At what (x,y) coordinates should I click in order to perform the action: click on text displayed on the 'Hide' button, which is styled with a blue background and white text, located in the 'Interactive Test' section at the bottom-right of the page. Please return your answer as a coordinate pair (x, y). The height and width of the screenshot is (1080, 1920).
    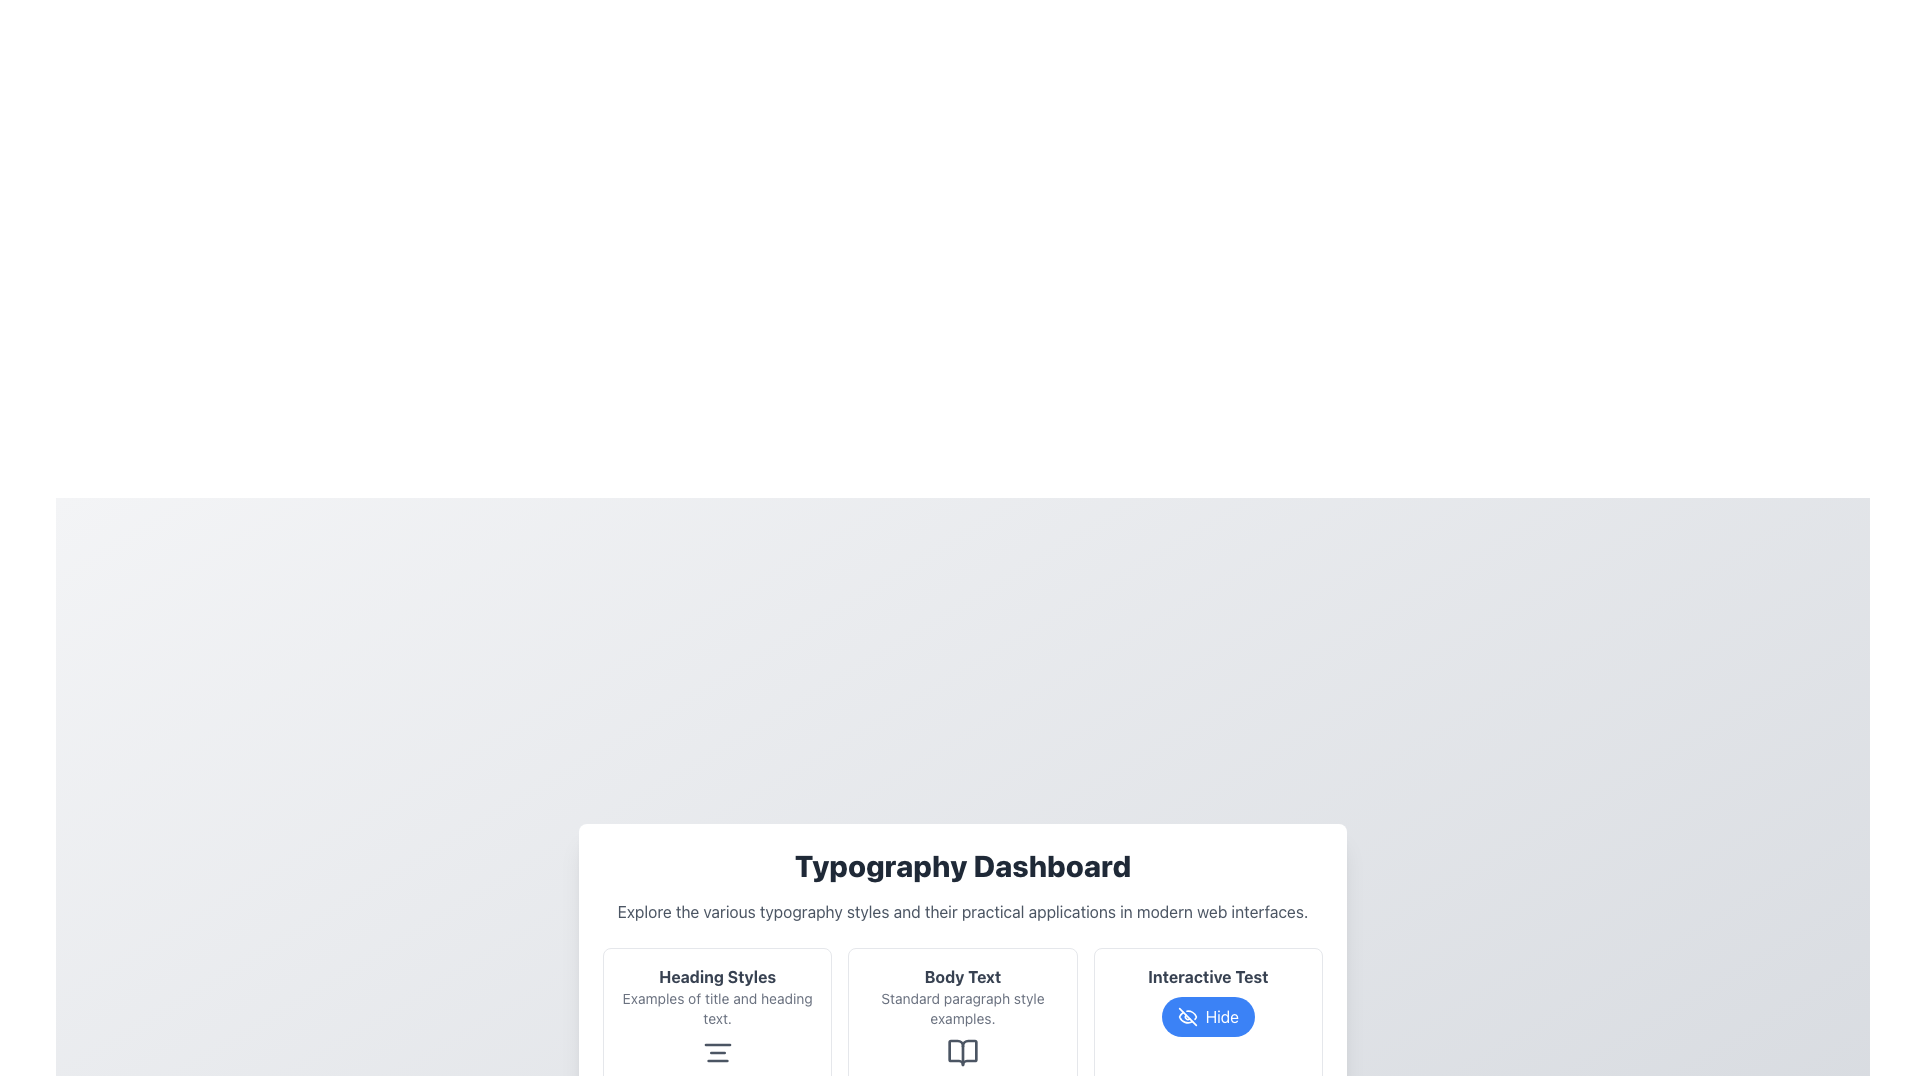
    Looking at the image, I should click on (1221, 1017).